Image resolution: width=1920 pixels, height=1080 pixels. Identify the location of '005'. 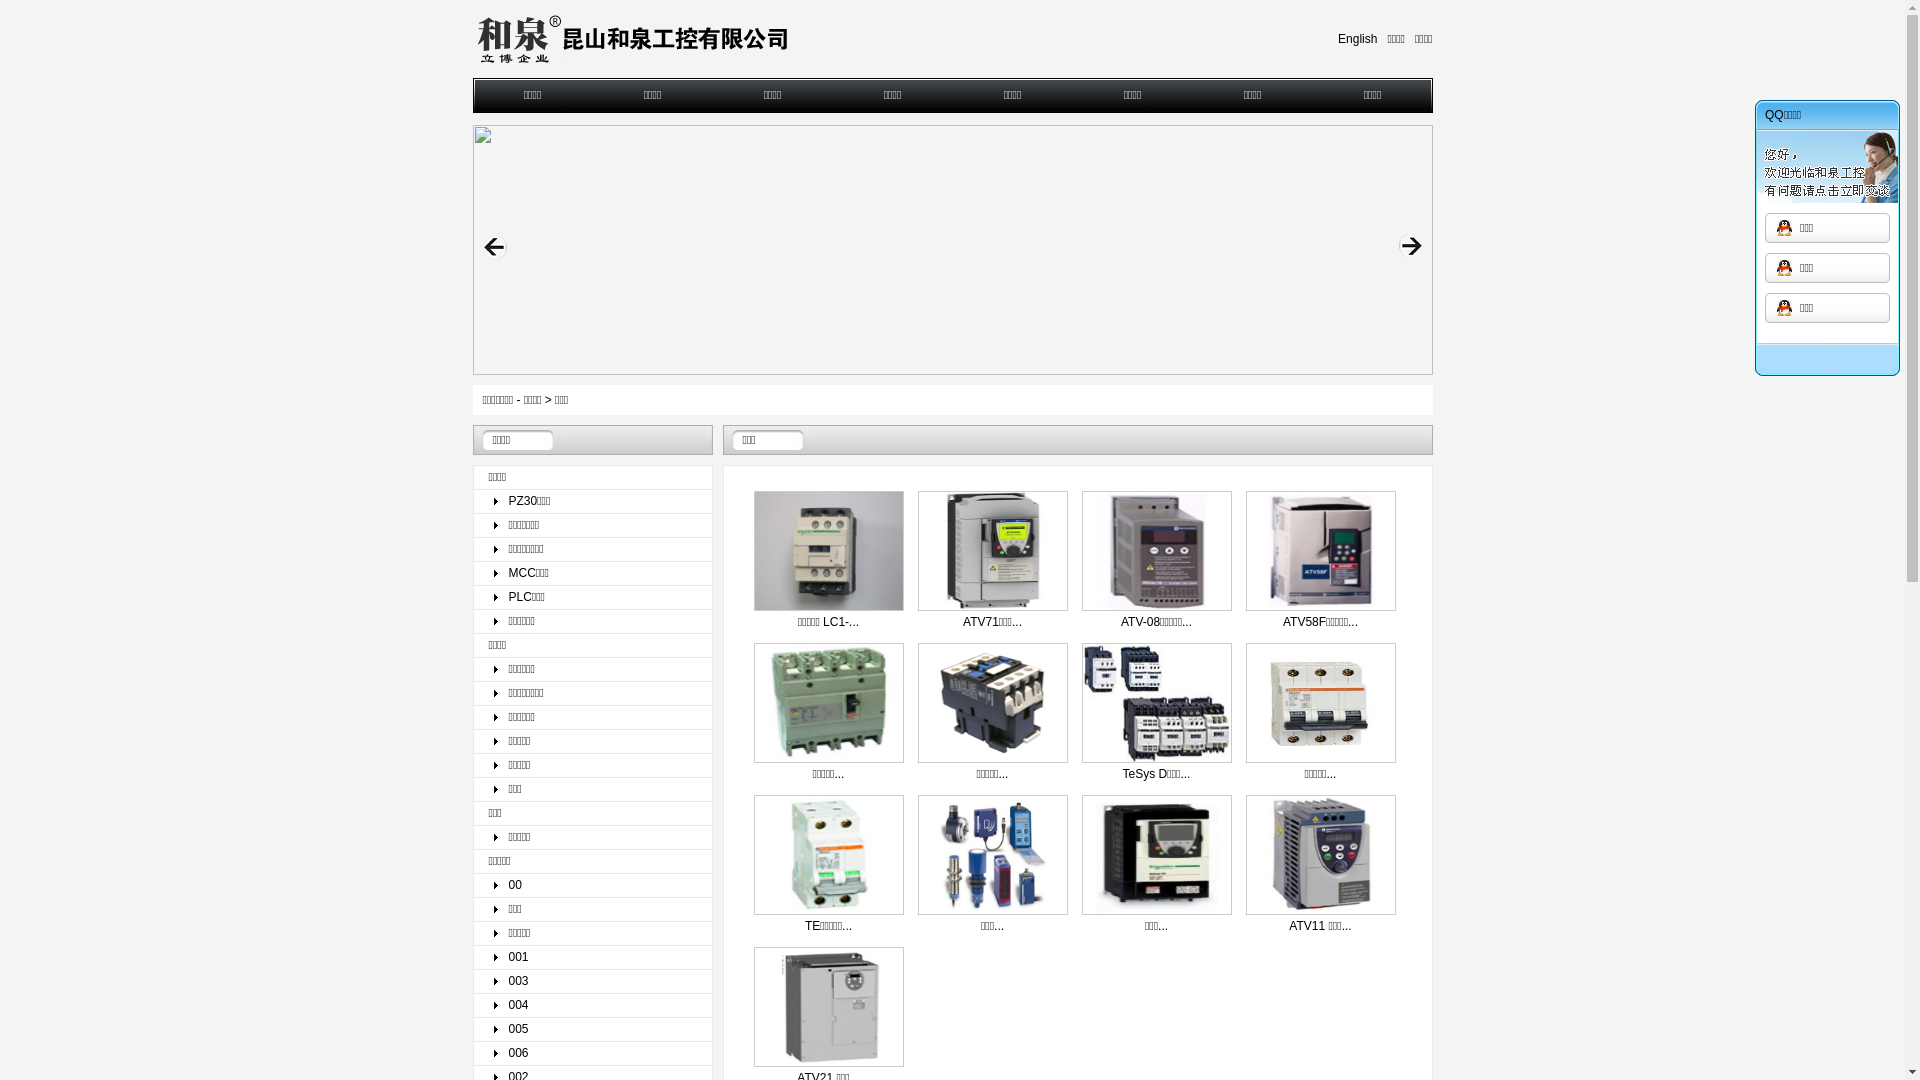
(592, 1029).